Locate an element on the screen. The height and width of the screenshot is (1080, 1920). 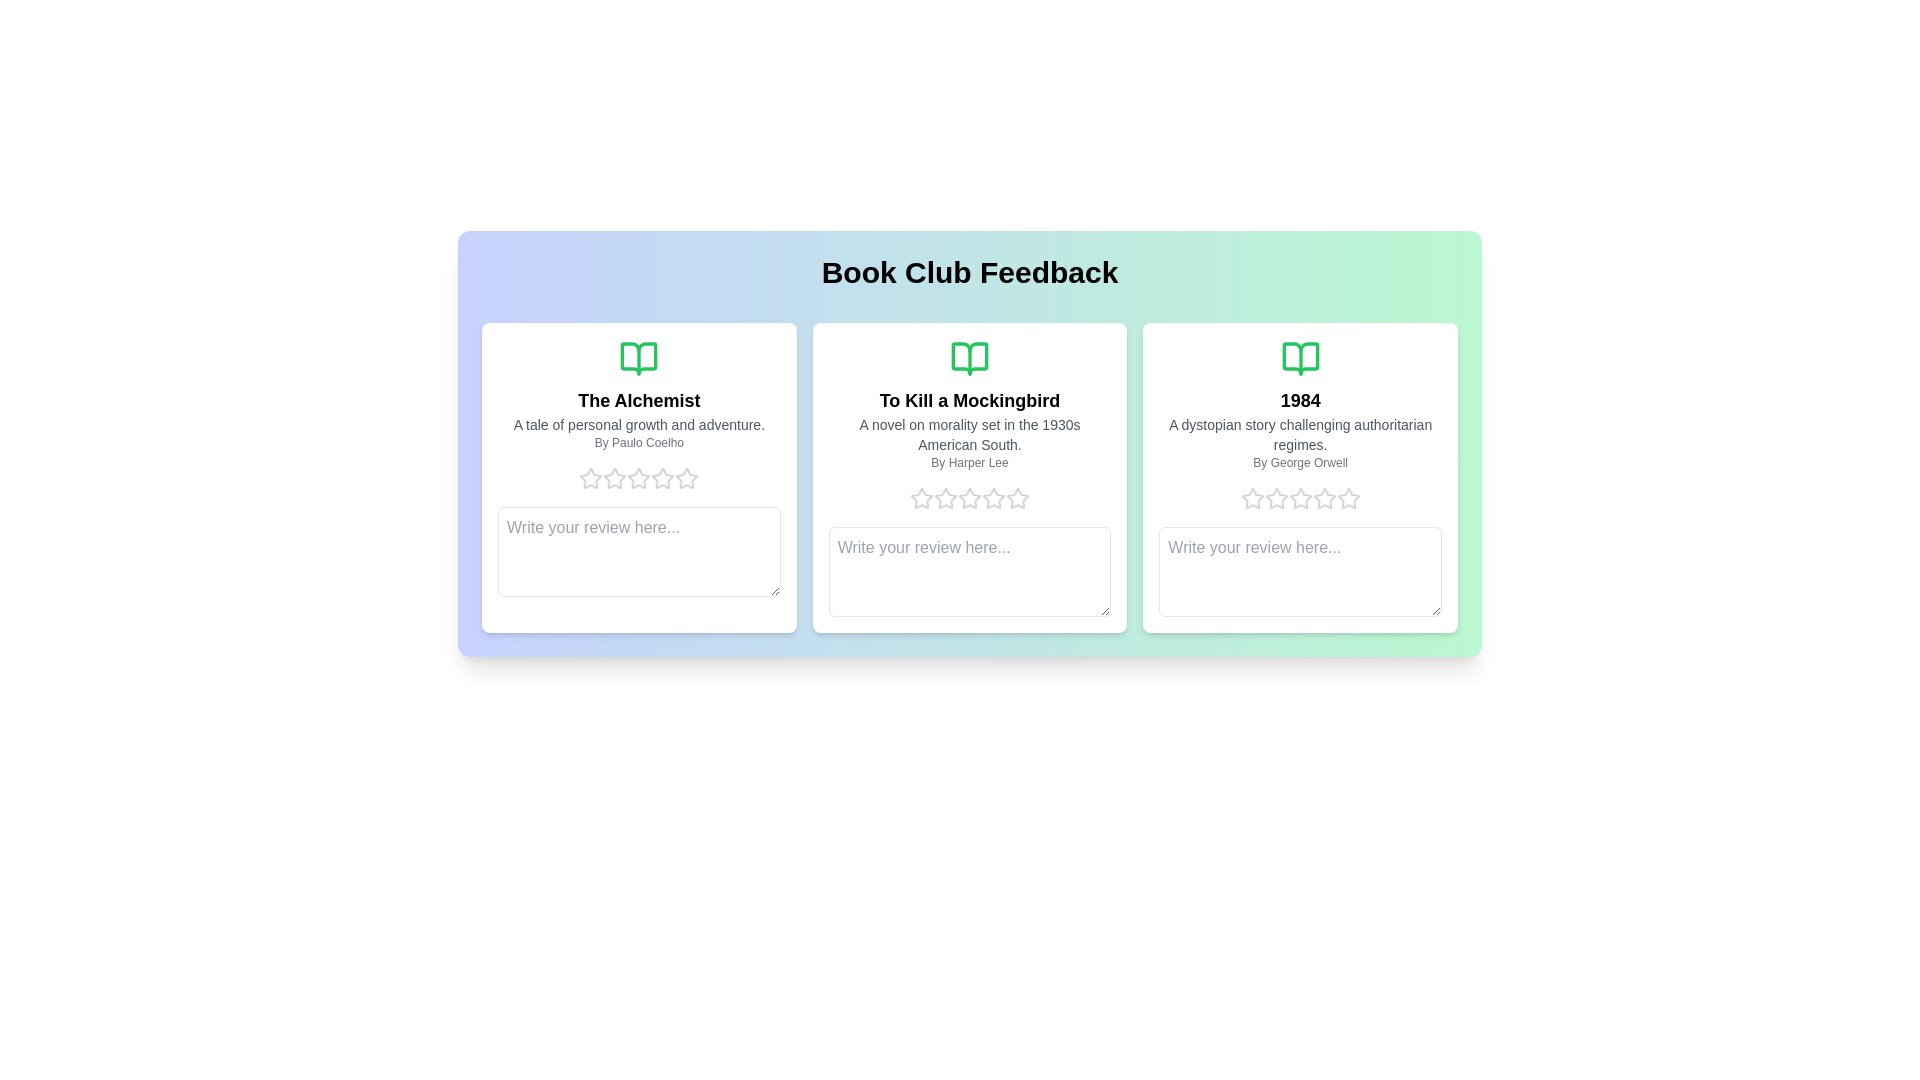
the second descriptive text that provides a synopsis of the book 'To Kill a Mockingbird', located between the title and the author's name in the second card is located at coordinates (969, 434).